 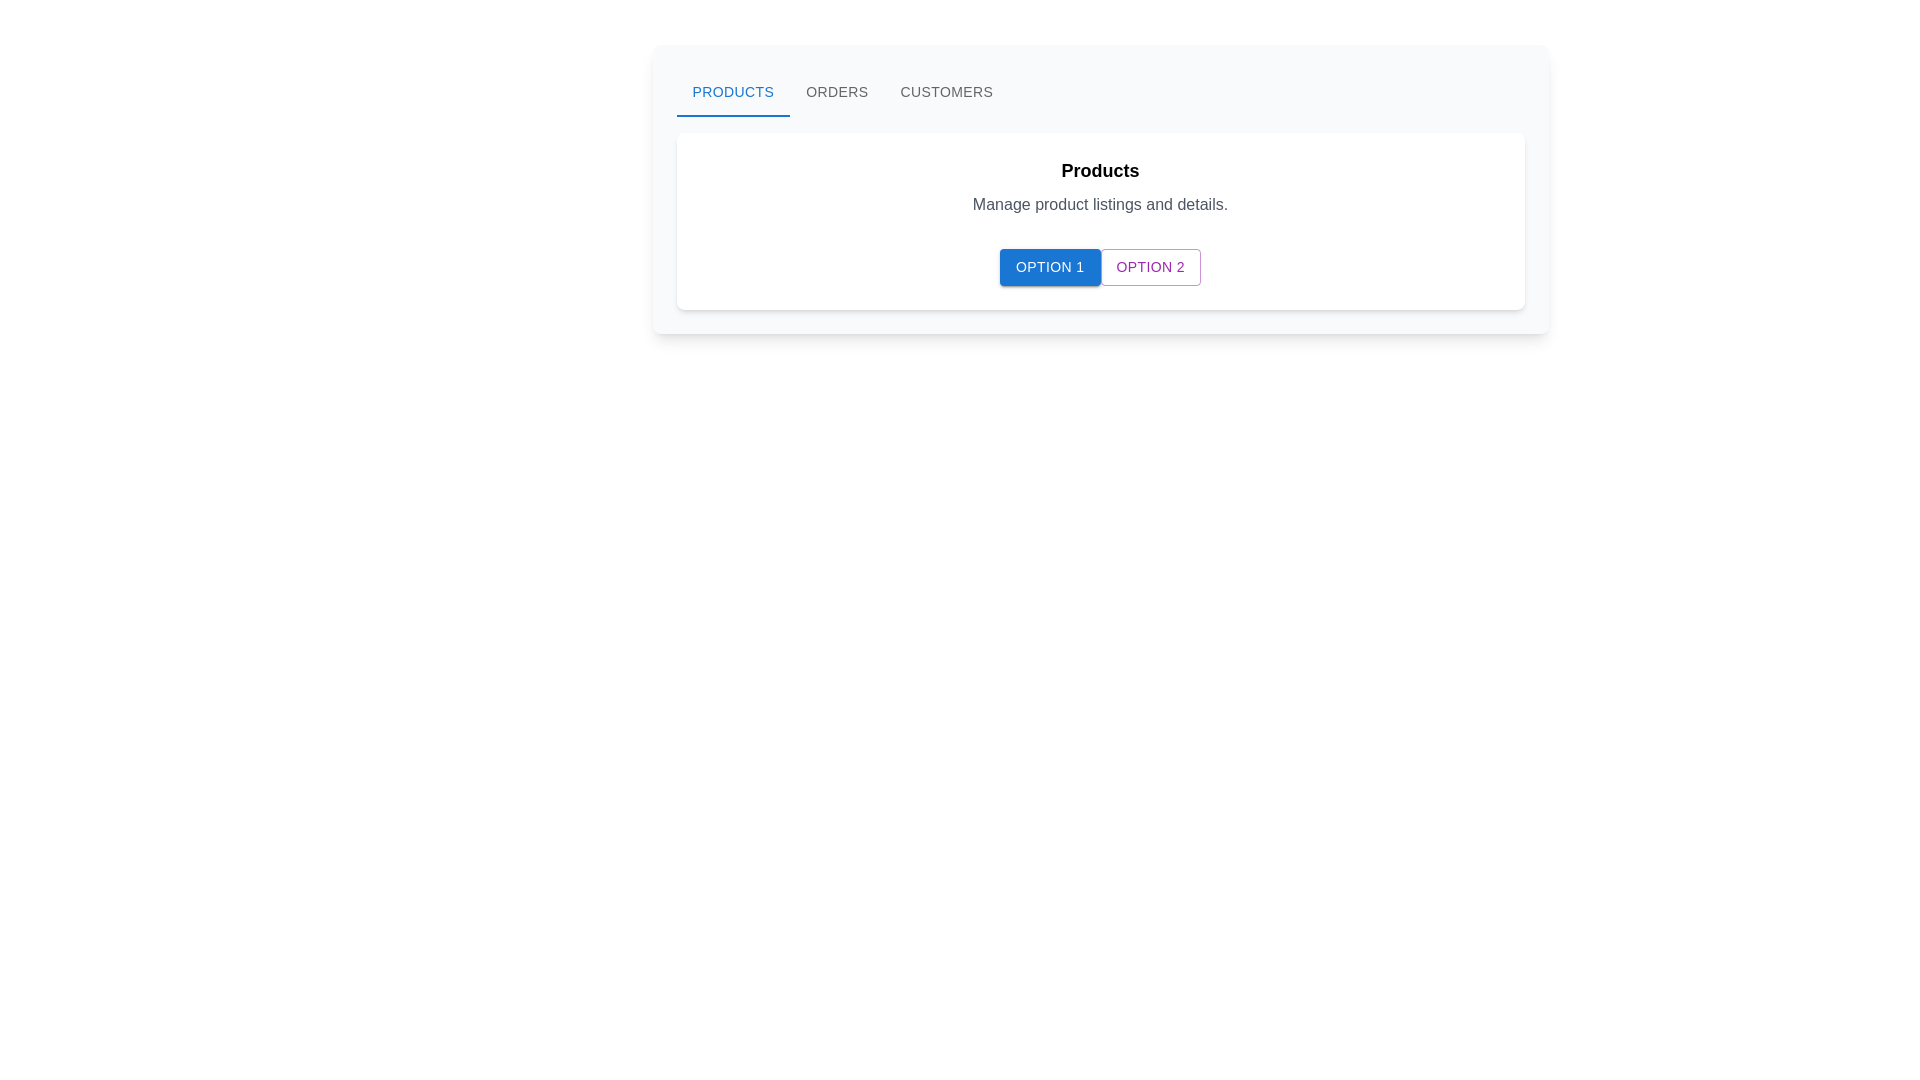 I want to click on the 'Customers' tab, which is the third tab in a horizontal tab list styled with uppercase text, so click(x=945, y=92).